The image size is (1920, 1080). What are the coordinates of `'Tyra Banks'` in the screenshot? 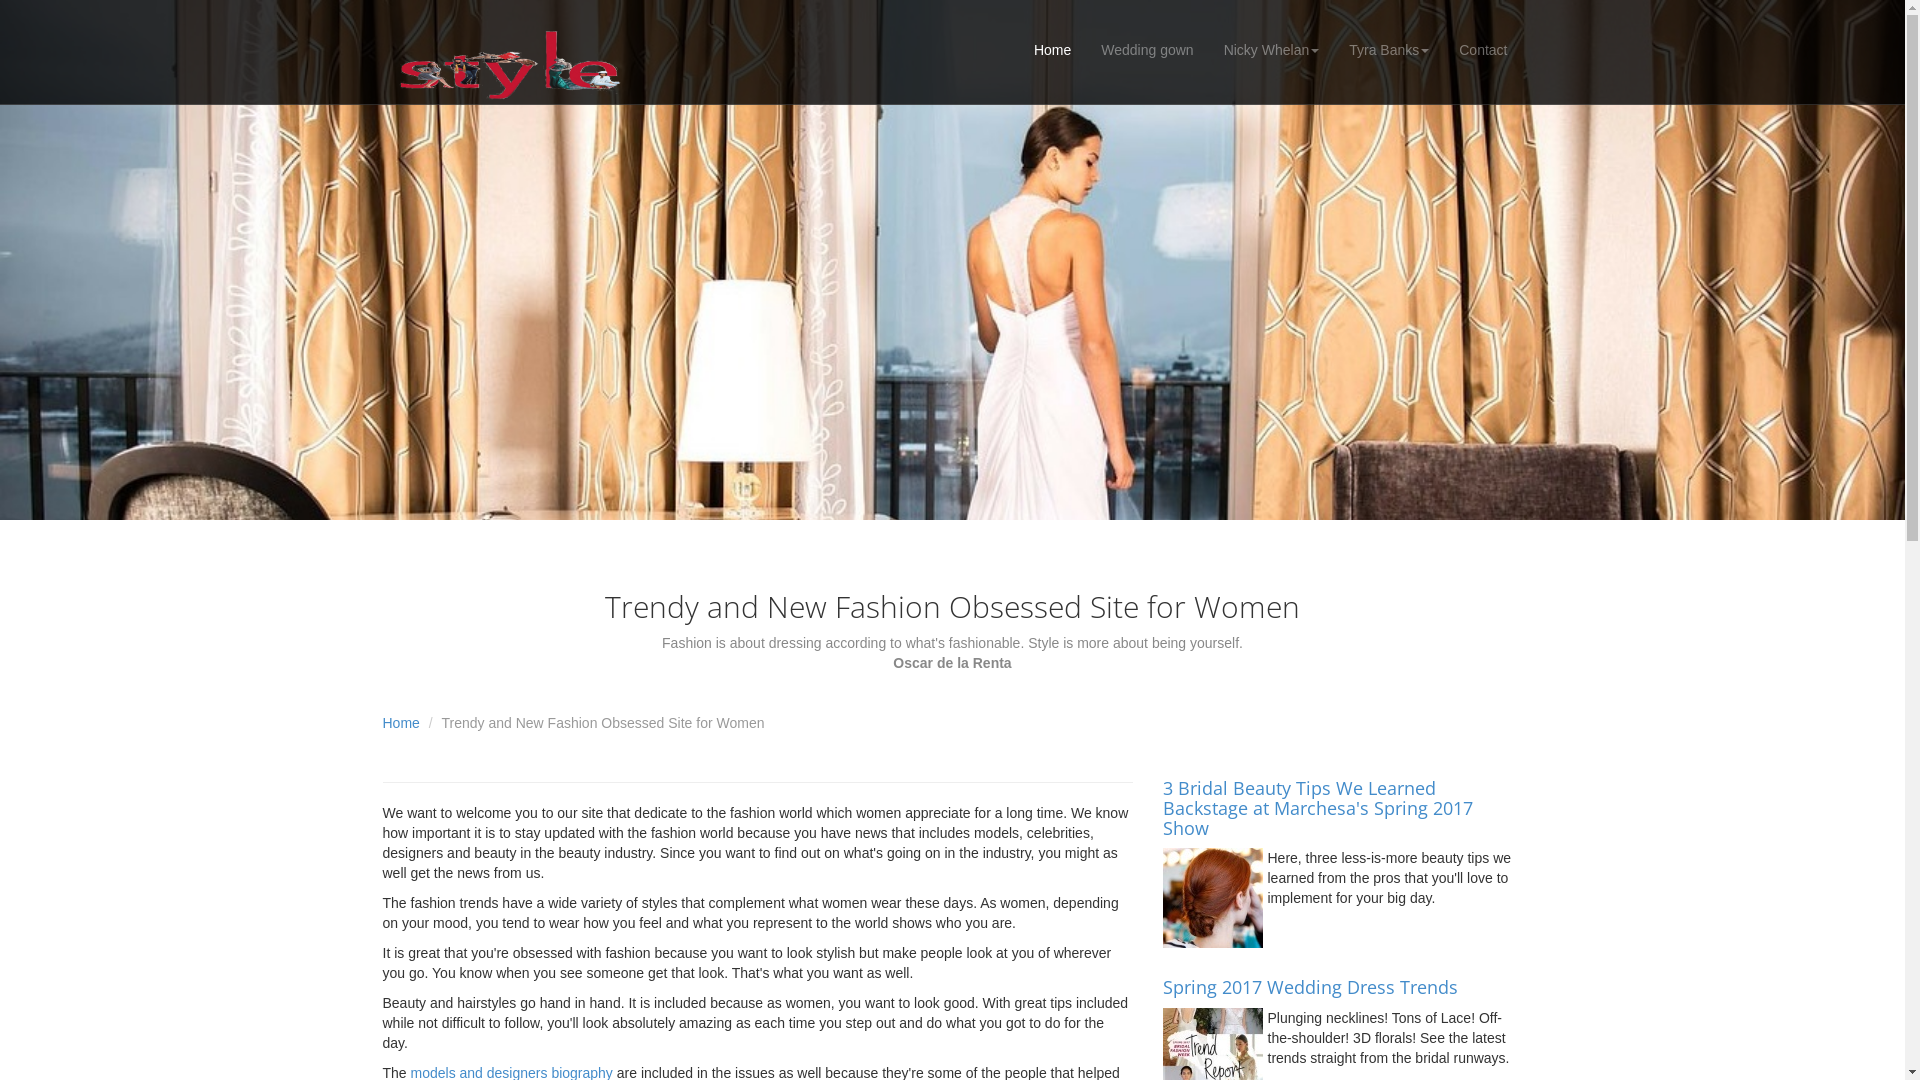 It's located at (1334, 49).